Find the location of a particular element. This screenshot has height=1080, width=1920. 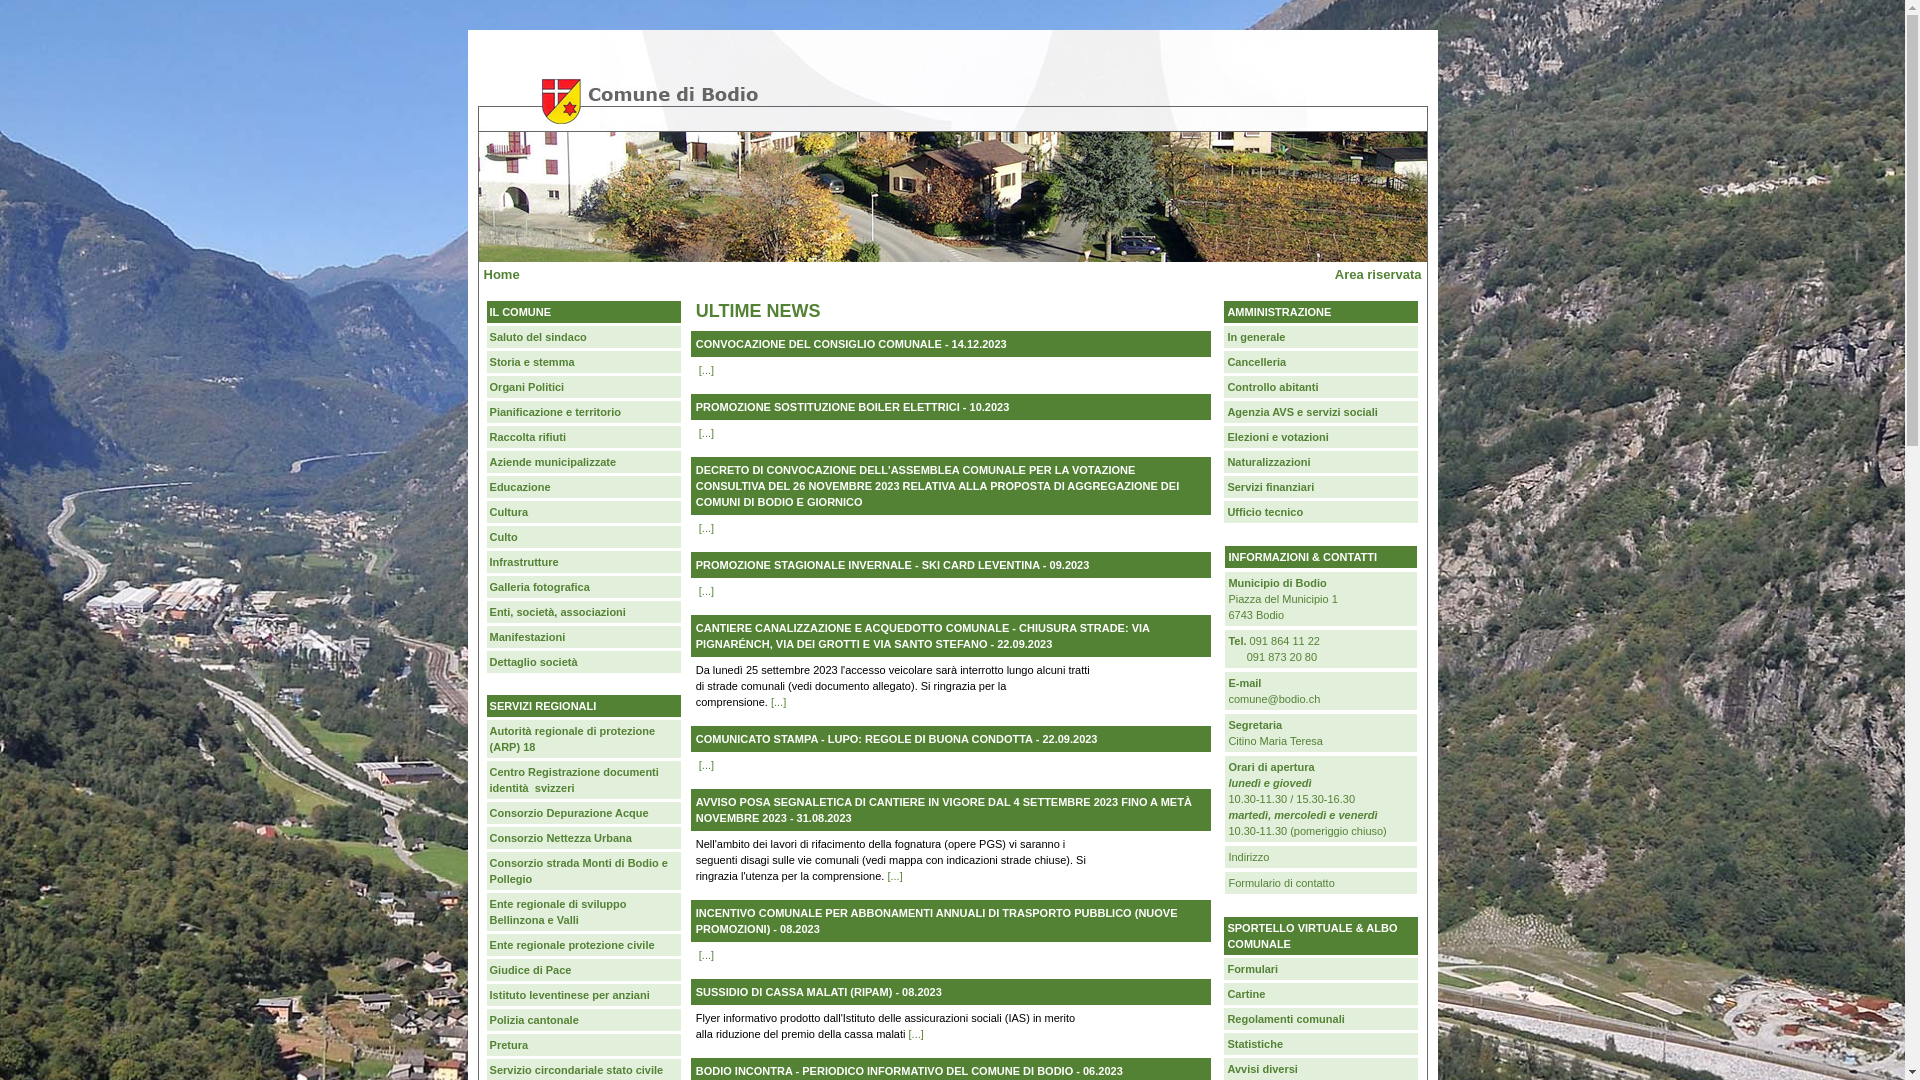

'Pretura' is located at coordinates (583, 1044).